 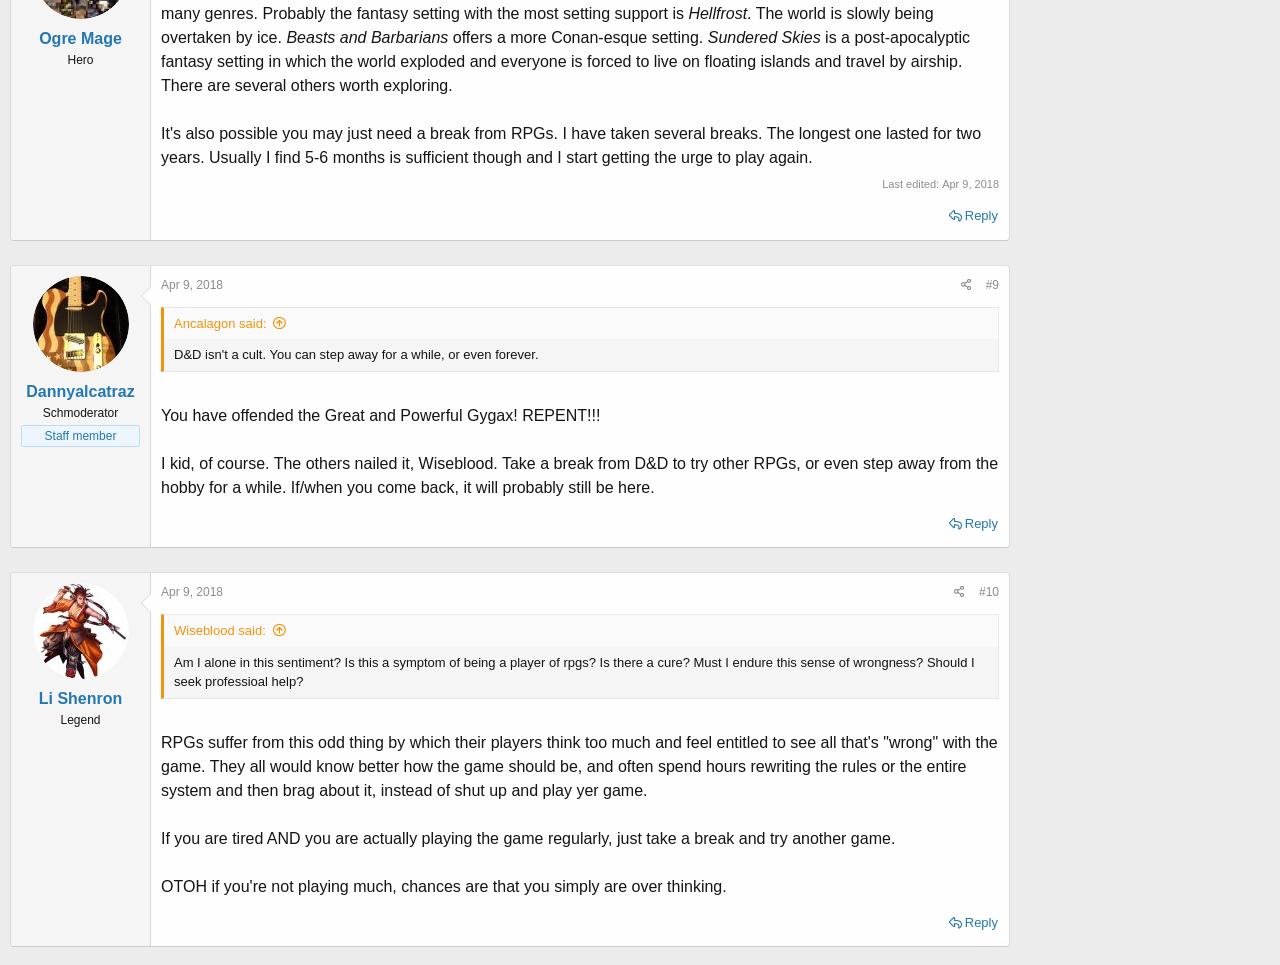 I want to click on 'Dannyalcatraz', so click(x=80, y=389).